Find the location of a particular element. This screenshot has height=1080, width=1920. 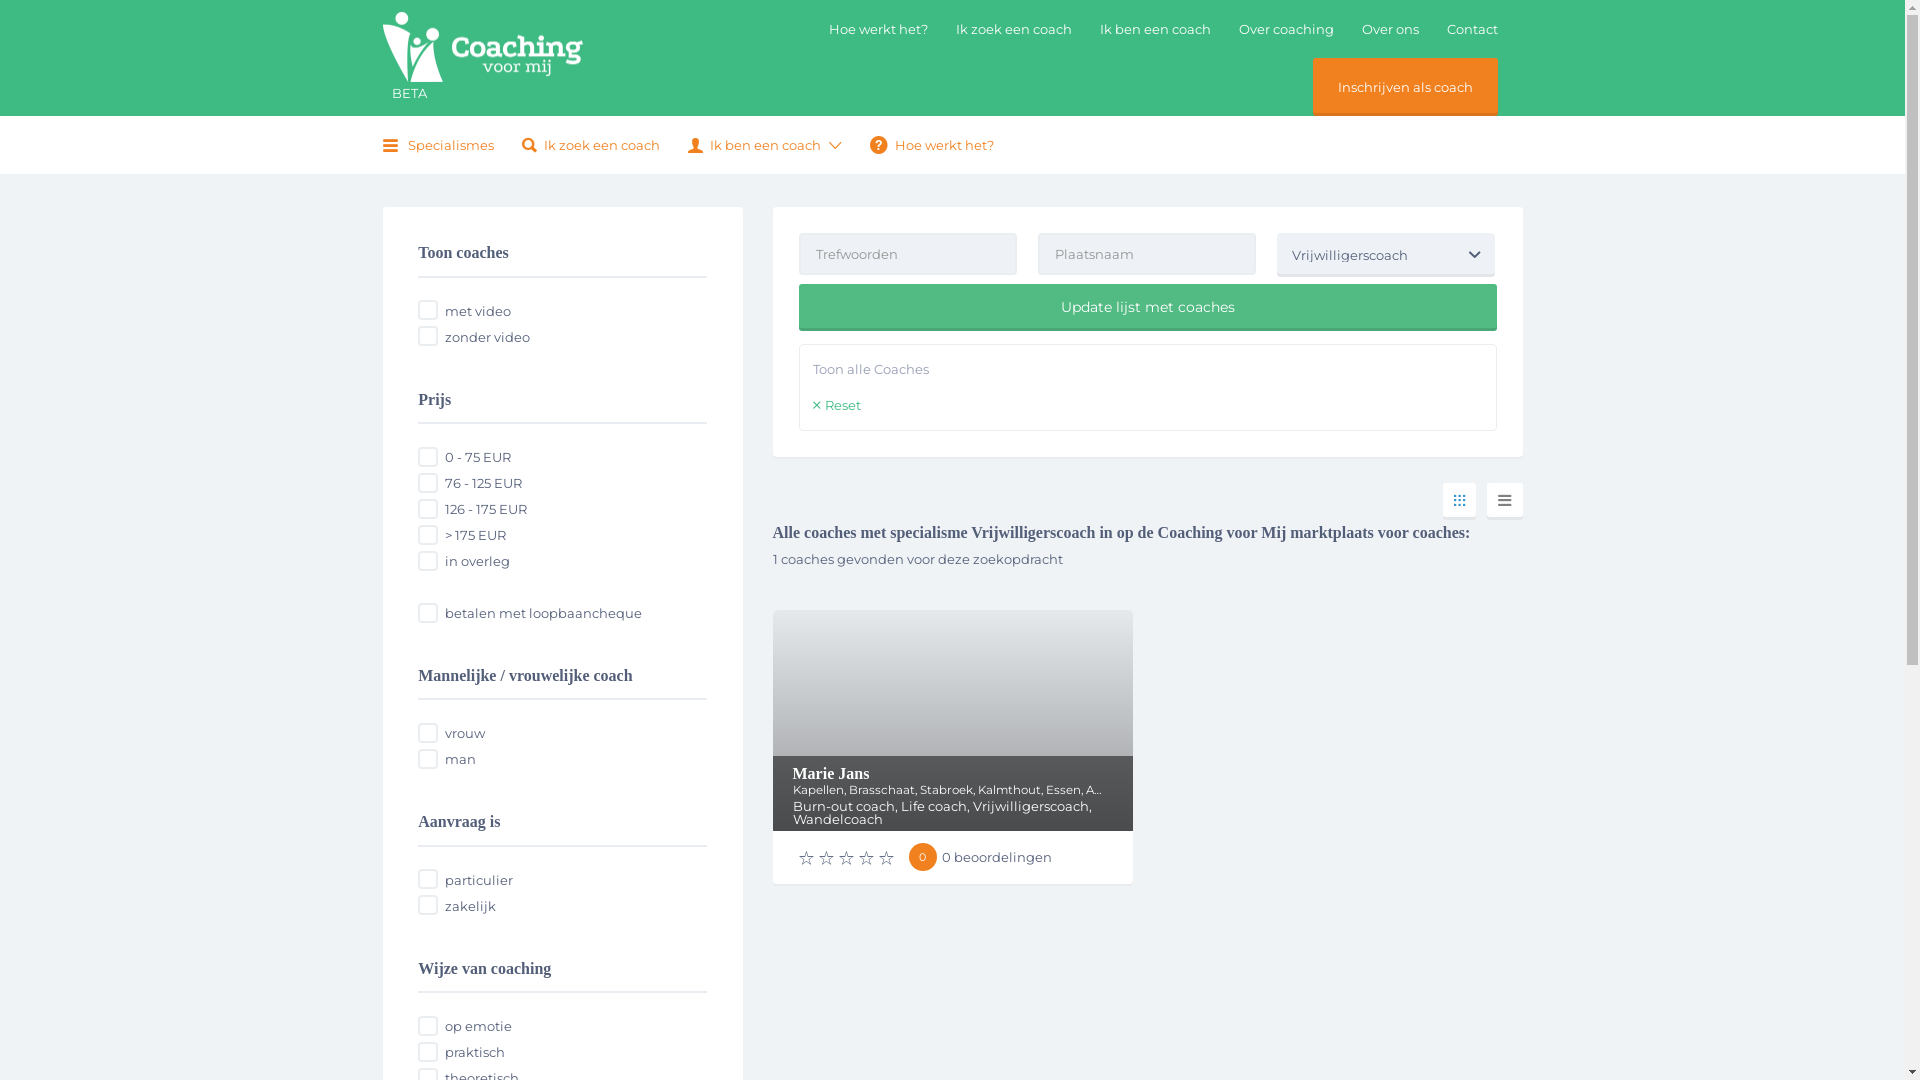

'consumer' is located at coordinates (416, 878).